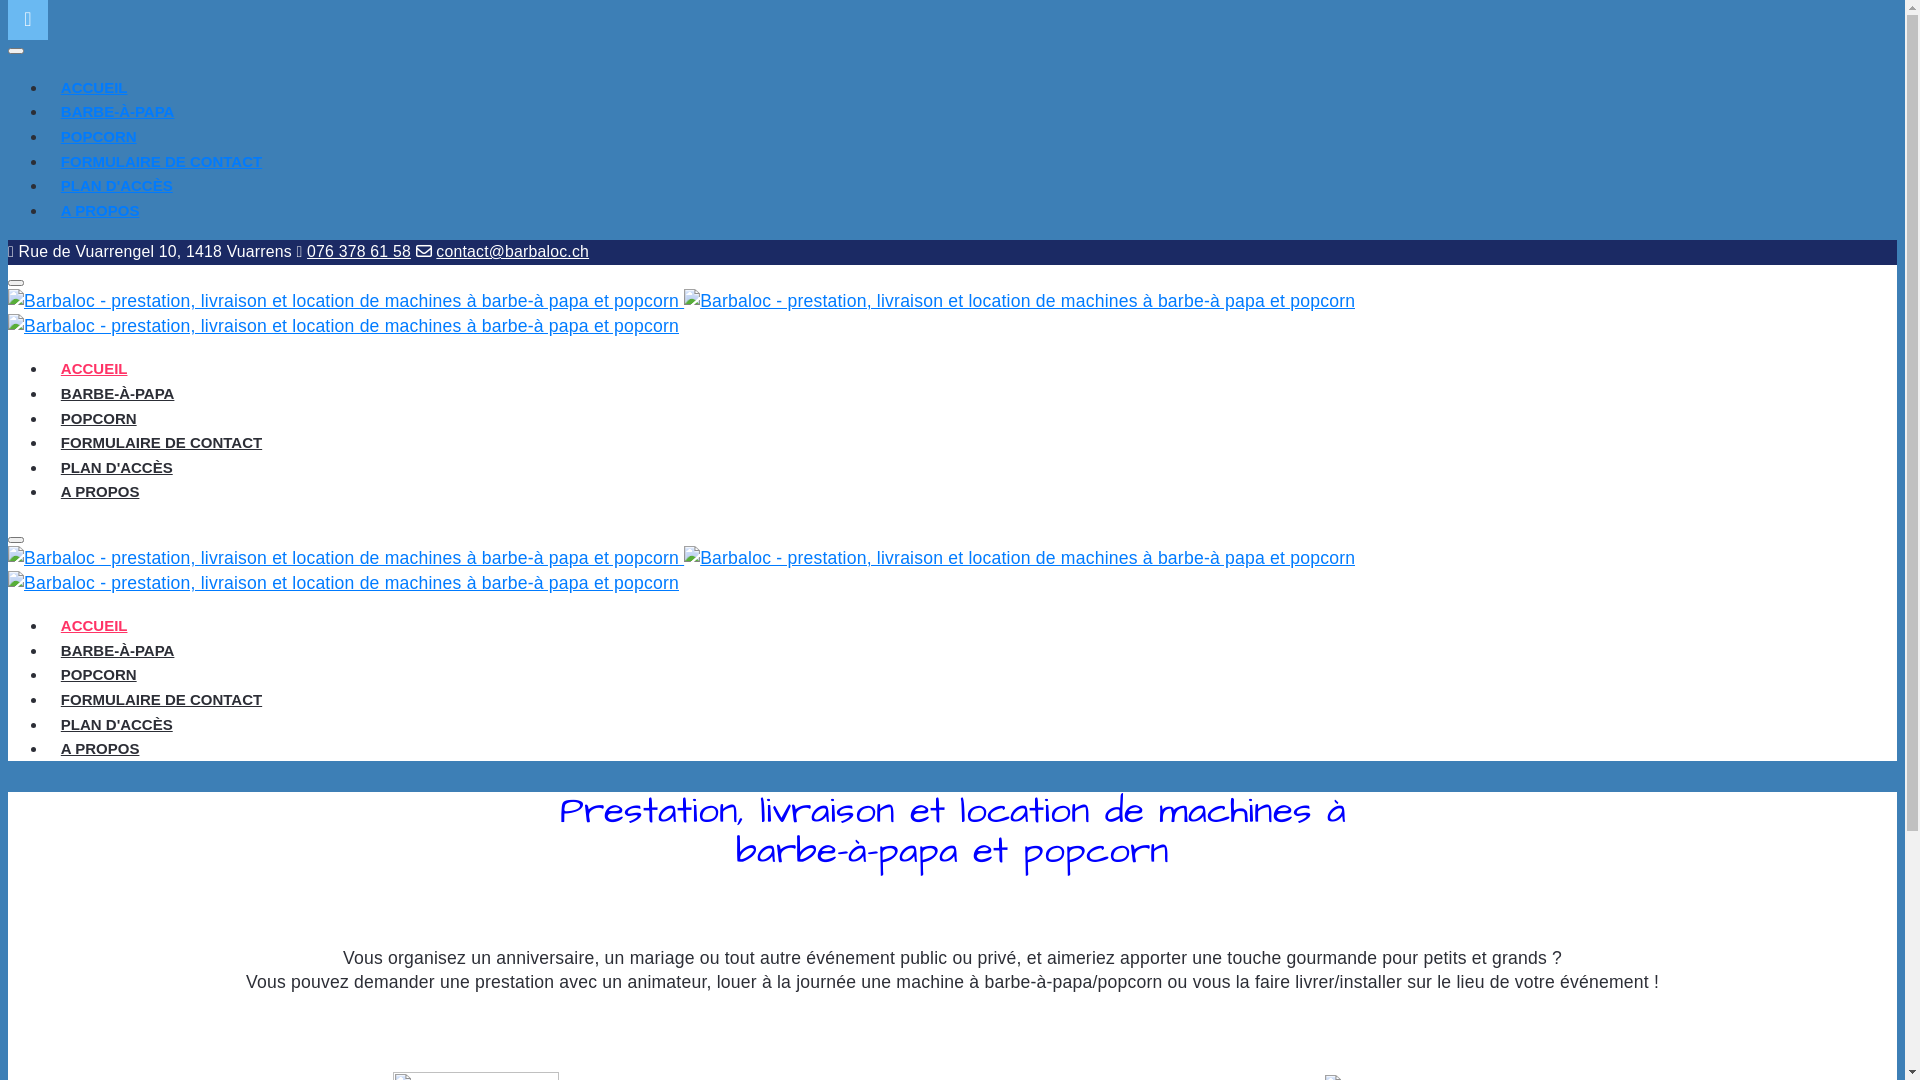  I want to click on 'A PROPOS', so click(99, 491).